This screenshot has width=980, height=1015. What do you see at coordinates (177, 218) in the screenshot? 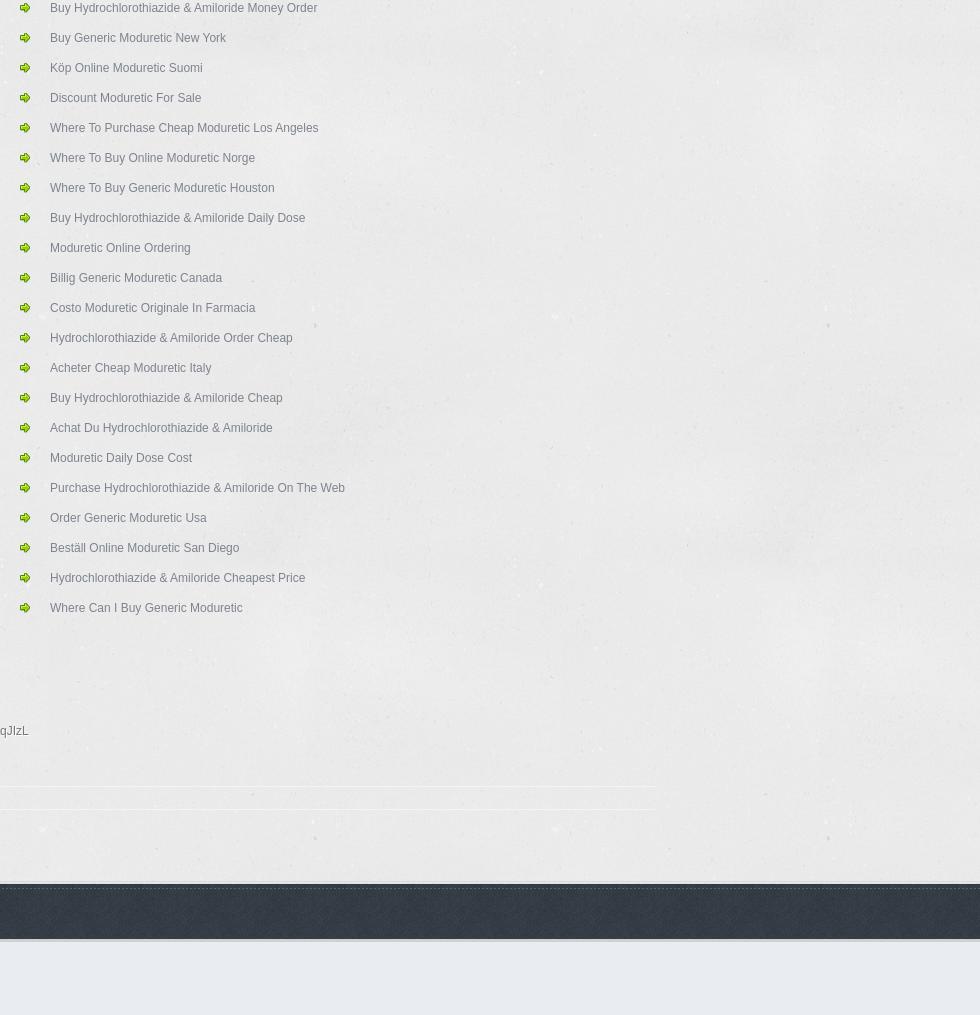
I see `'Buy Hydrochlorothiazide & Amiloride  Daily Dose'` at bounding box center [177, 218].